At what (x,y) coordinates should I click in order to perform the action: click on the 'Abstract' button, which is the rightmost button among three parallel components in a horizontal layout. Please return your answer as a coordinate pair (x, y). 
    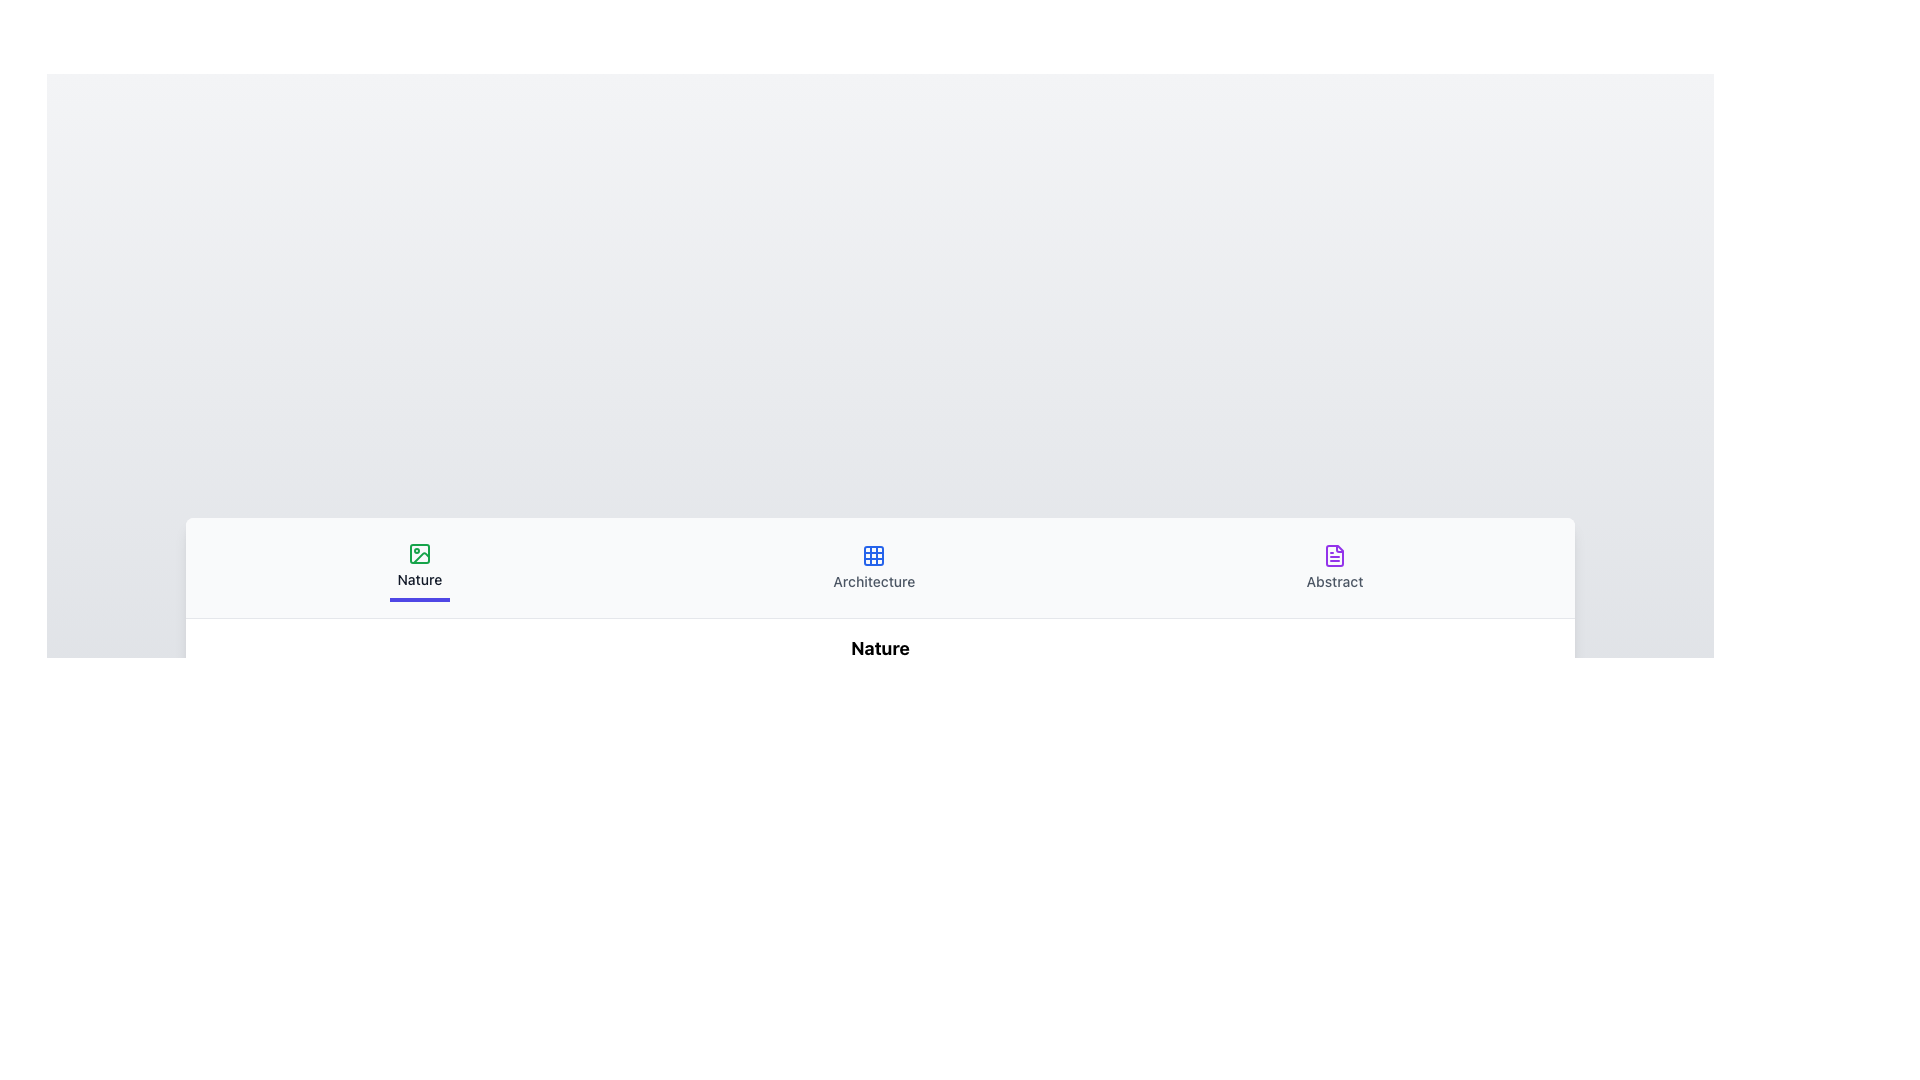
    Looking at the image, I should click on (1334, 567).